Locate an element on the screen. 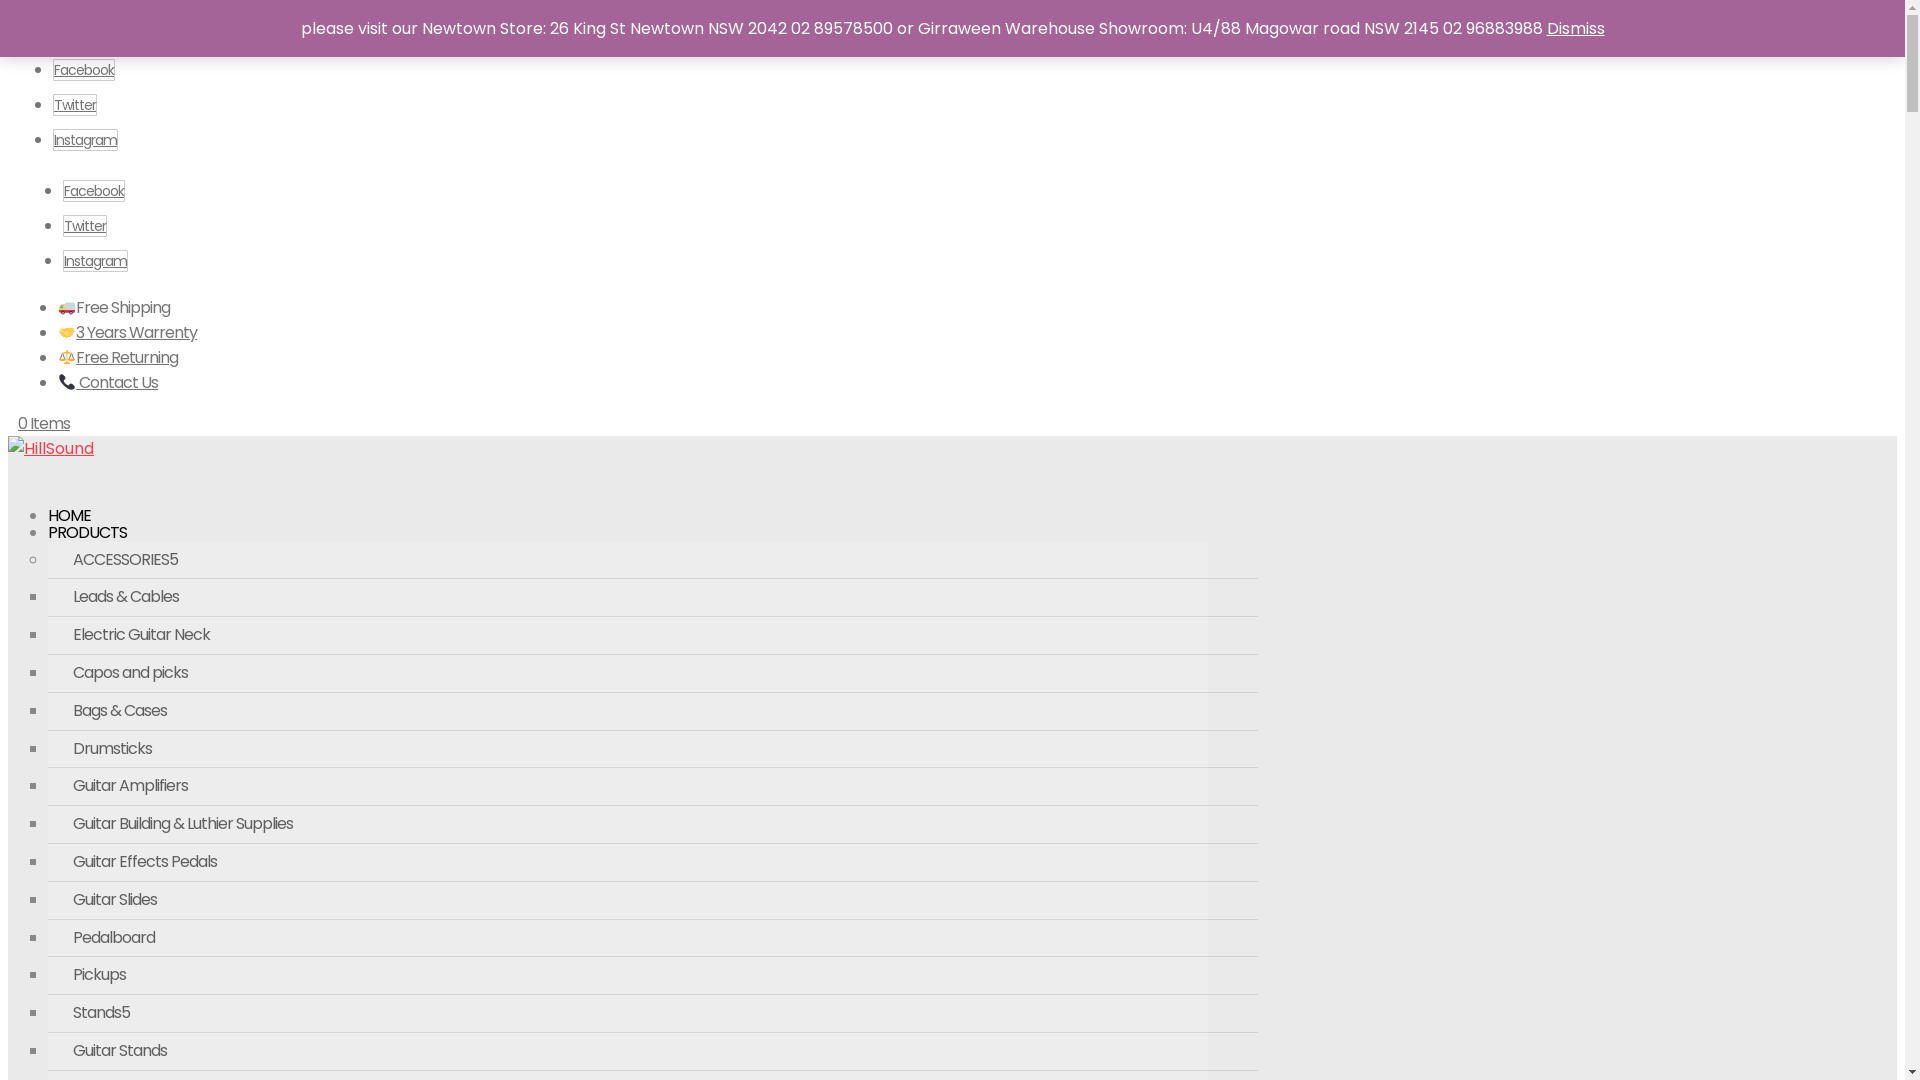 This screenshot has width=1920, height=1080. 'Free Shipping' is located at coordinates (113, 307).